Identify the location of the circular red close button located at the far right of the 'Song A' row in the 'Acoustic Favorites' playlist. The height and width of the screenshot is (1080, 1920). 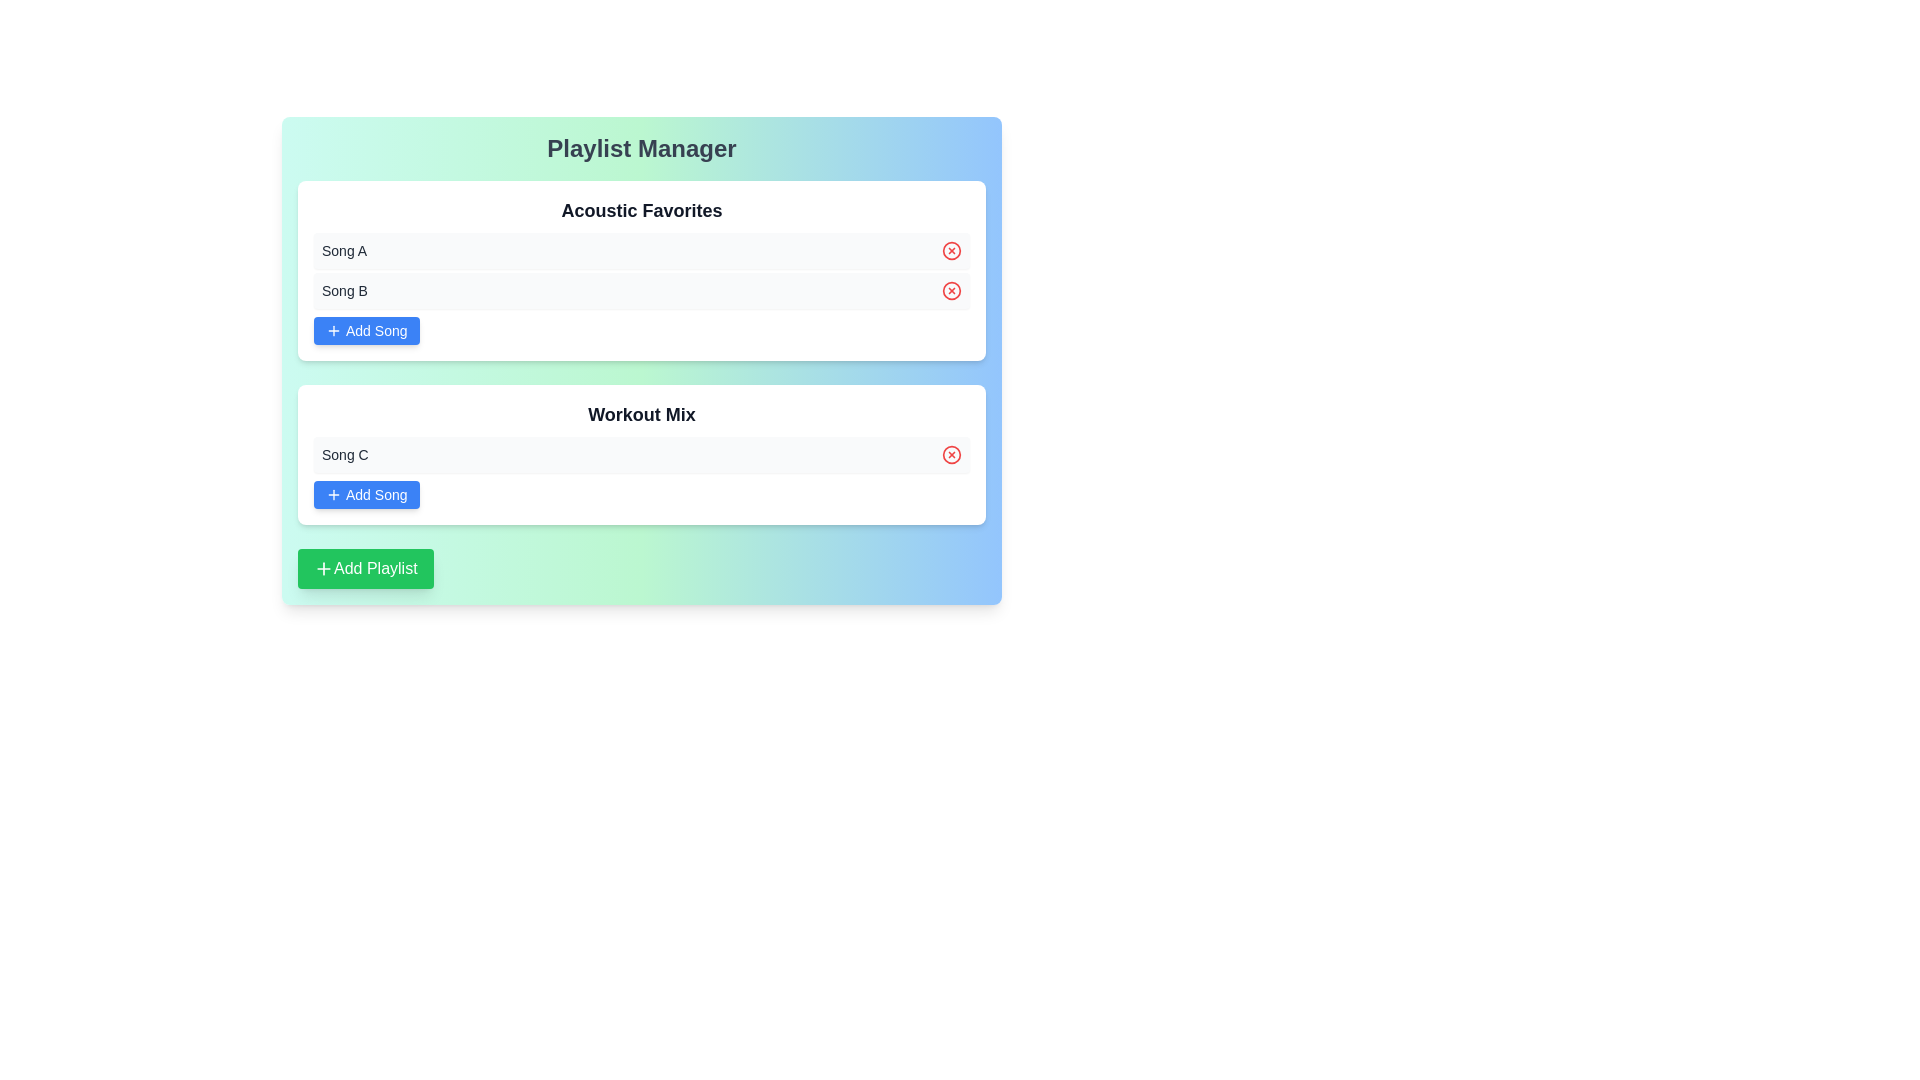
(950, 249).